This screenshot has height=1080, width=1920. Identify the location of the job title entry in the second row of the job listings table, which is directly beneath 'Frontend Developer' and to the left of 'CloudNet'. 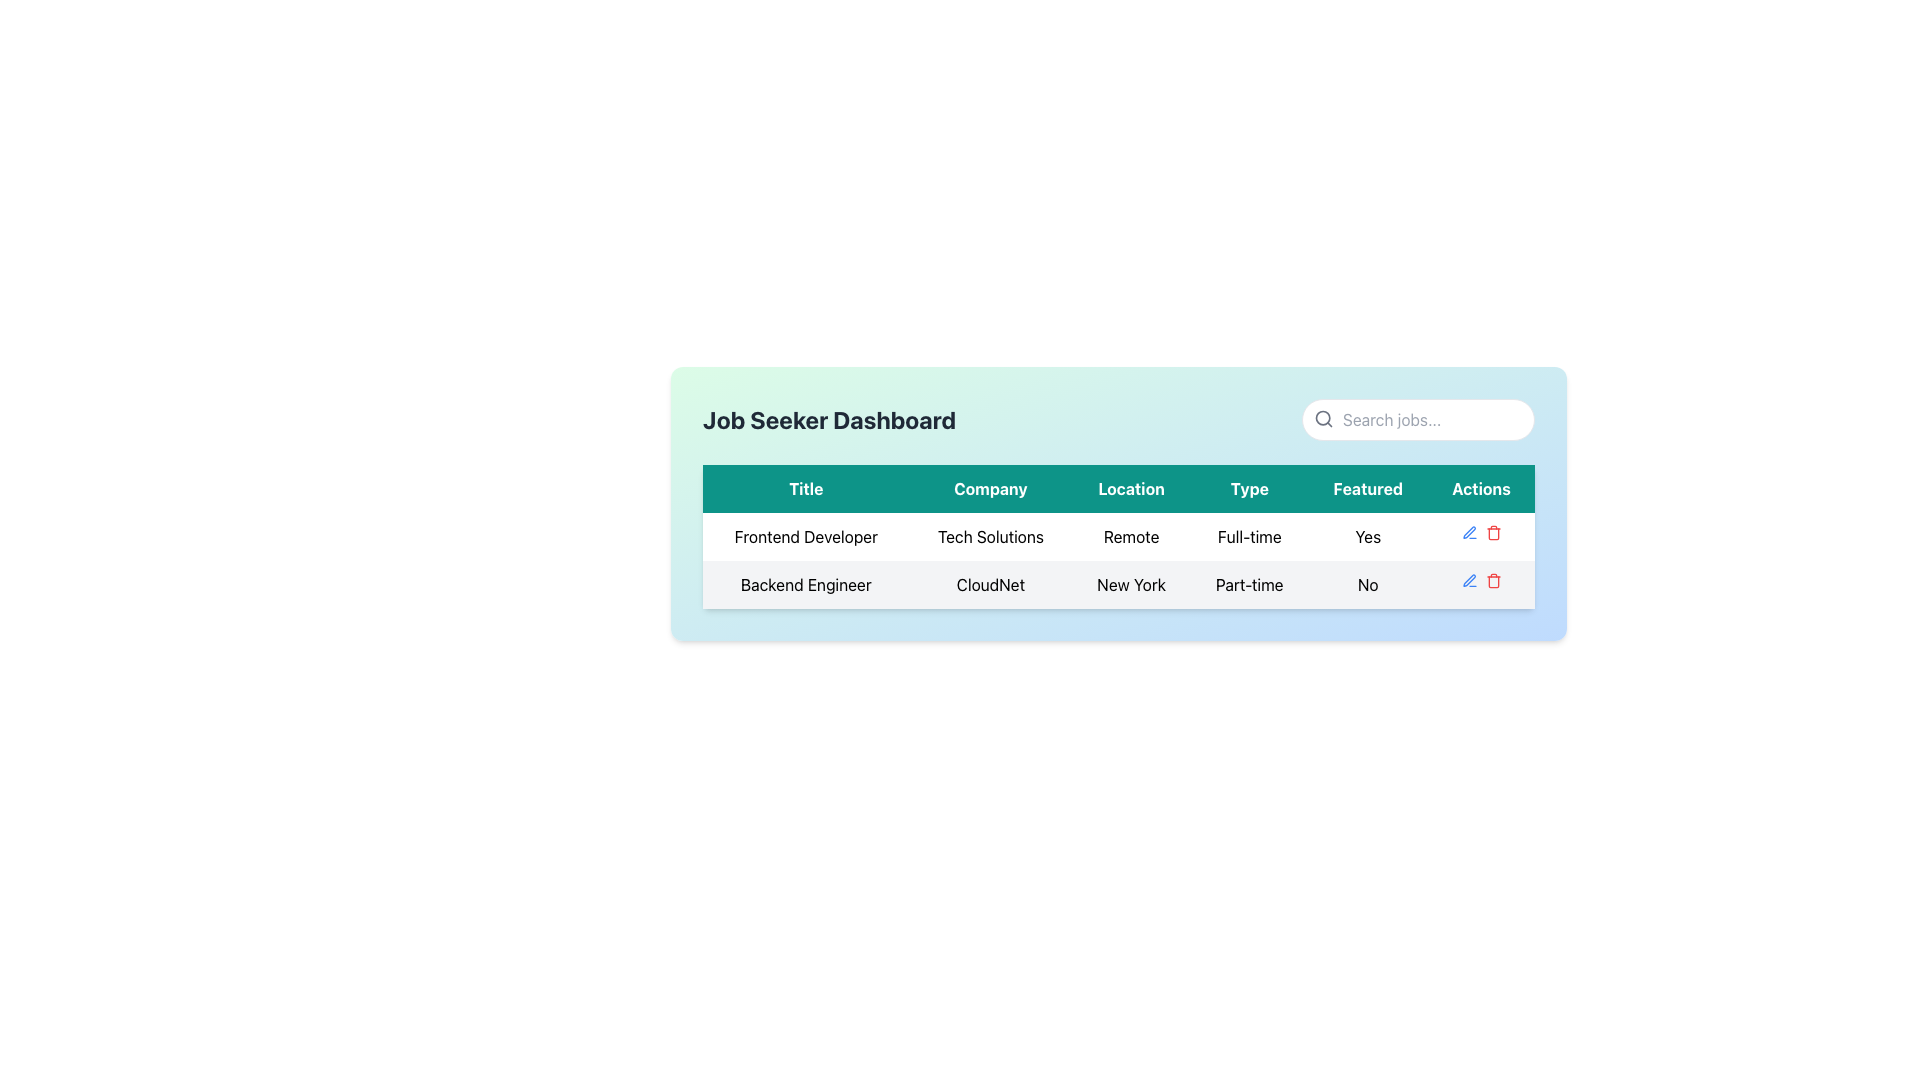
(806, 585).